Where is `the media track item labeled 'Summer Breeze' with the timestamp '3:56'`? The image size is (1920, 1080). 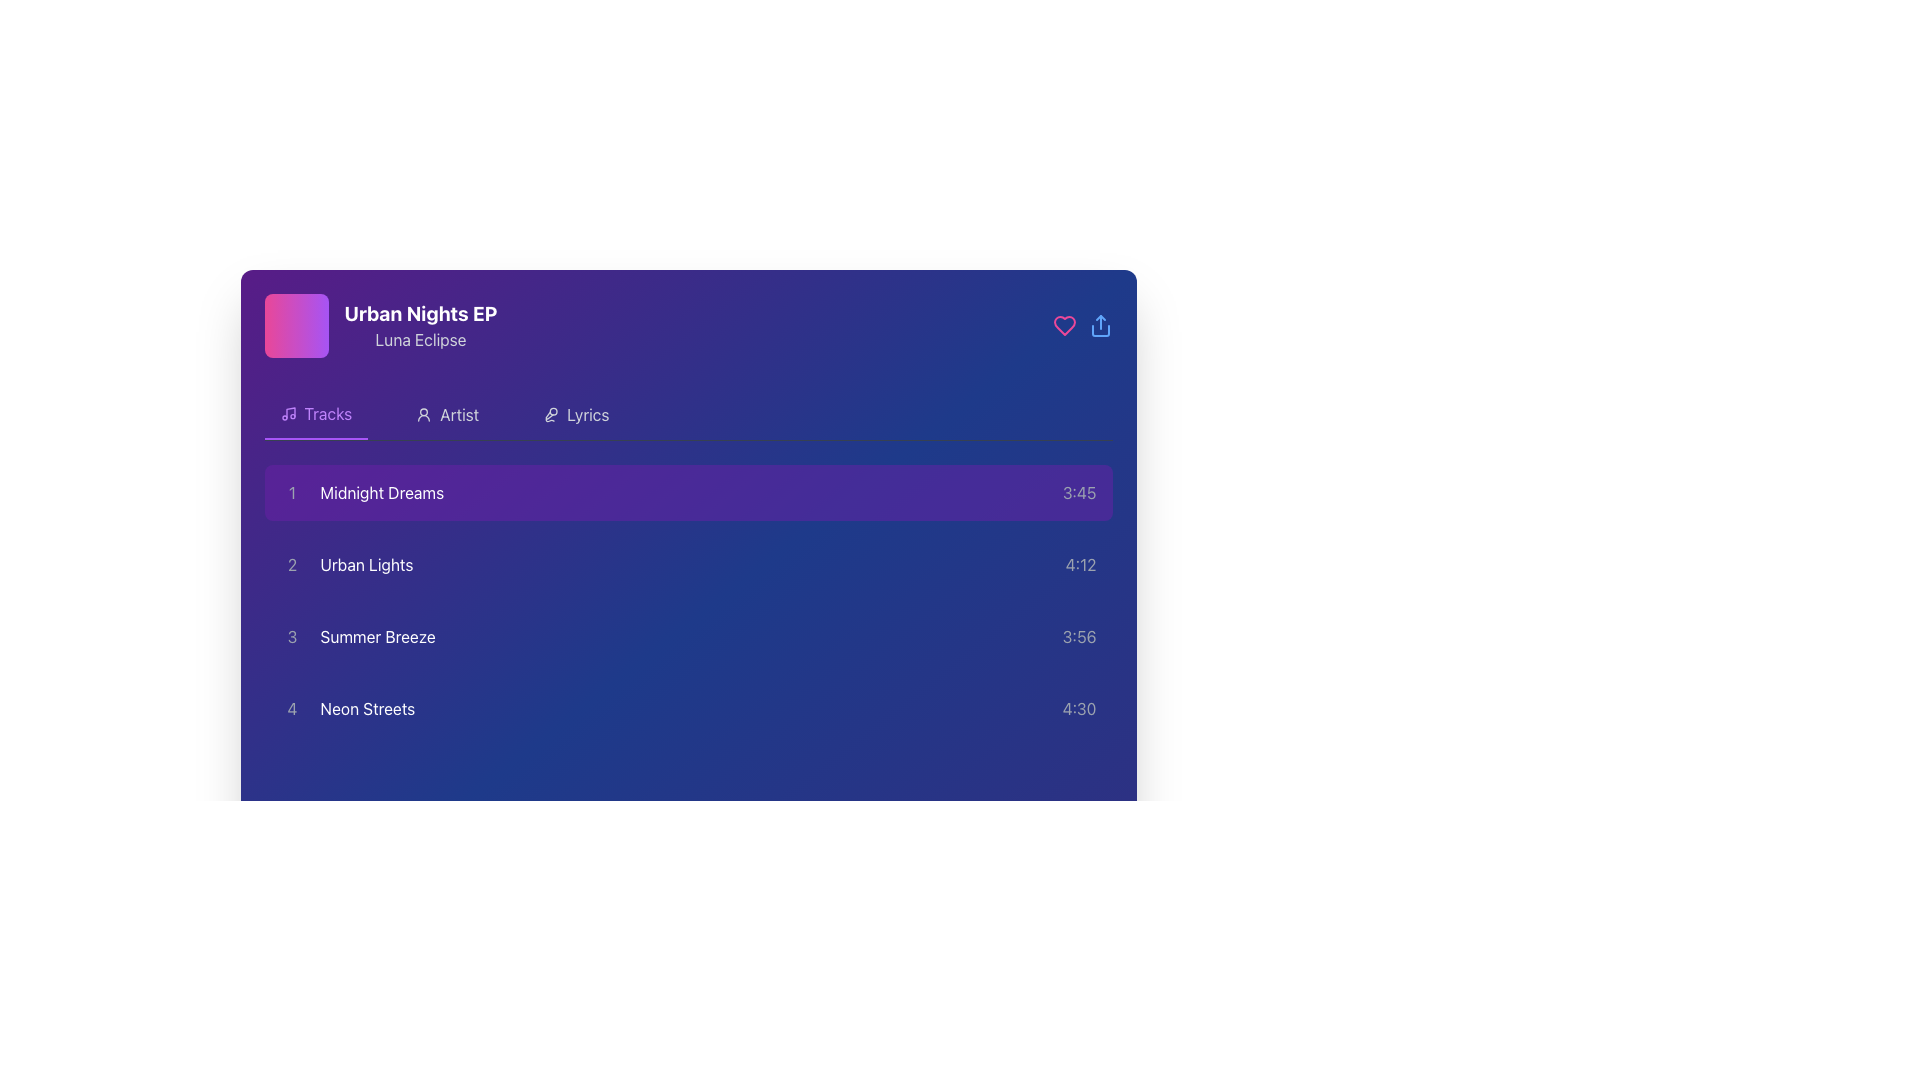 the media track item labeled 'Summer Breeze' with the timestamp '3:56' is located at coordinates (688, 636).